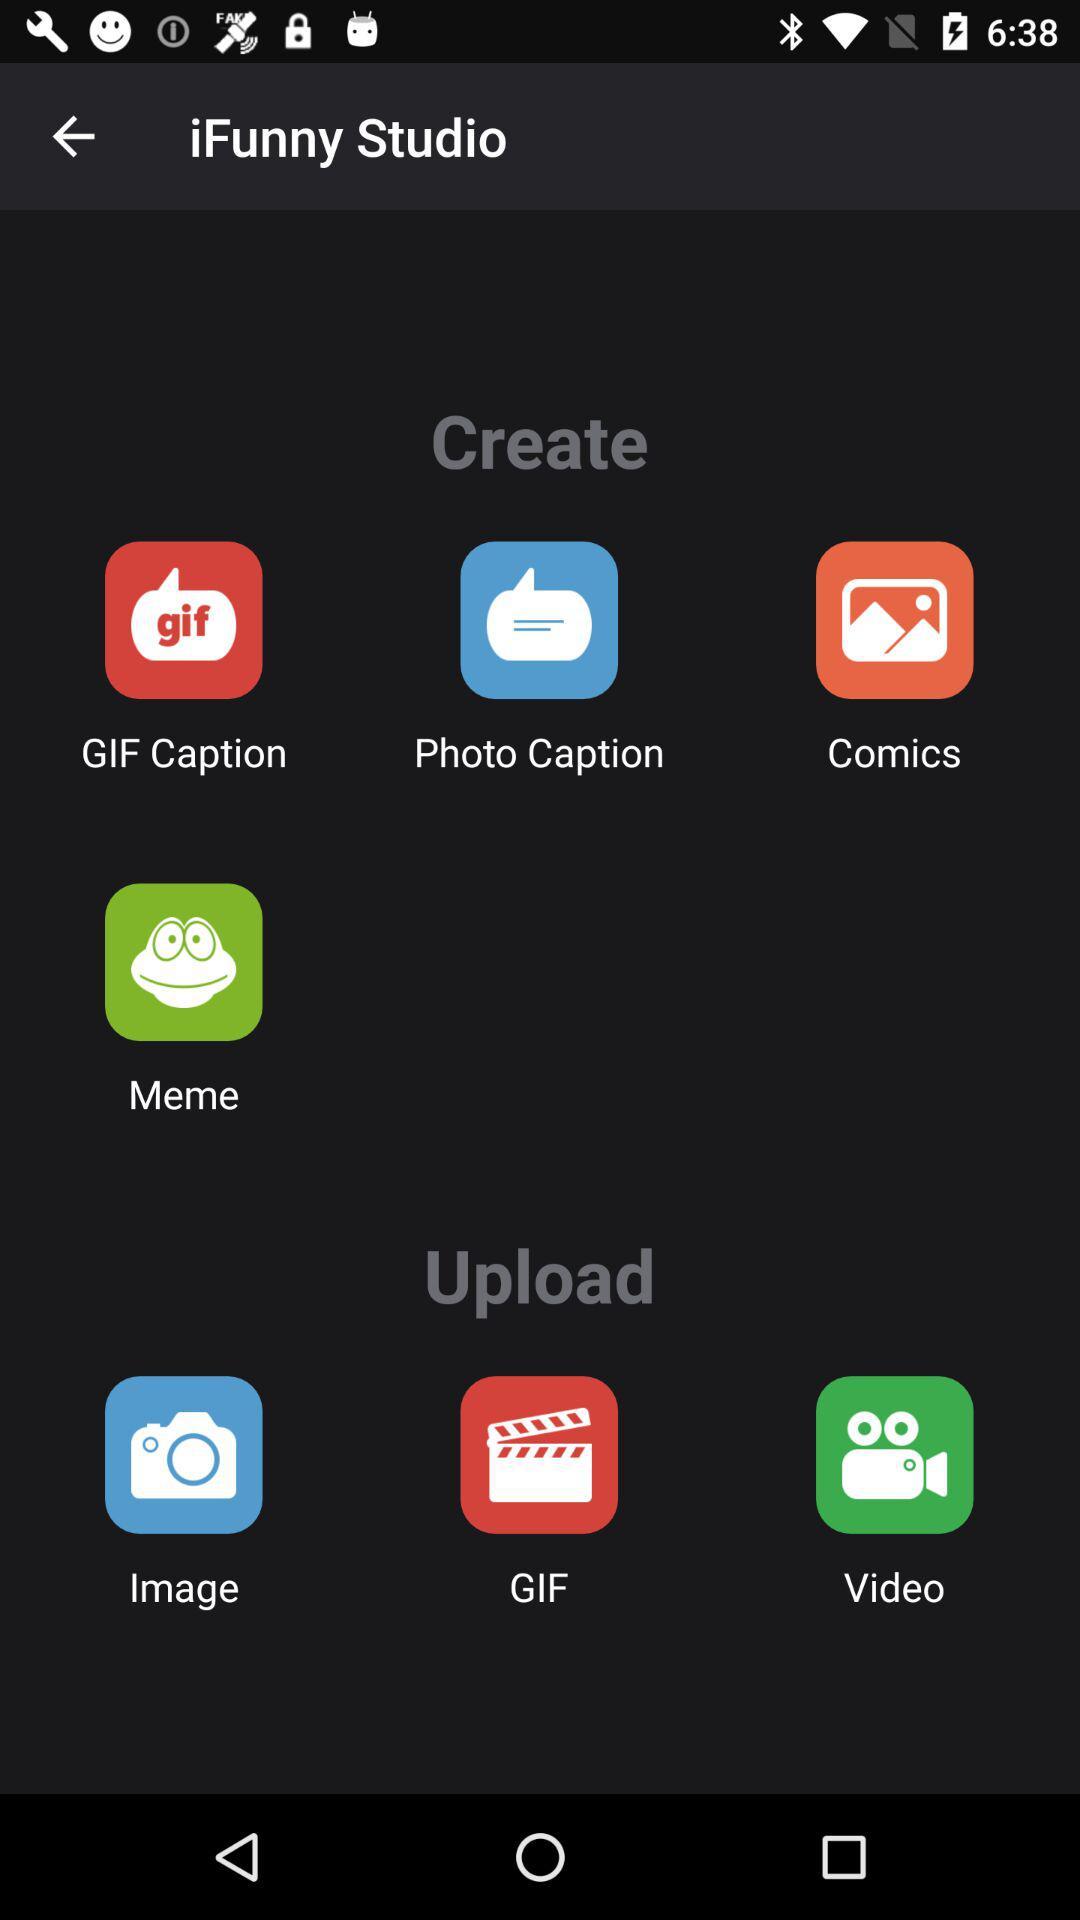 Image resolution: width=1080 pixels, height=1920 pixels. I want to click on a gift, so click(183, 619).